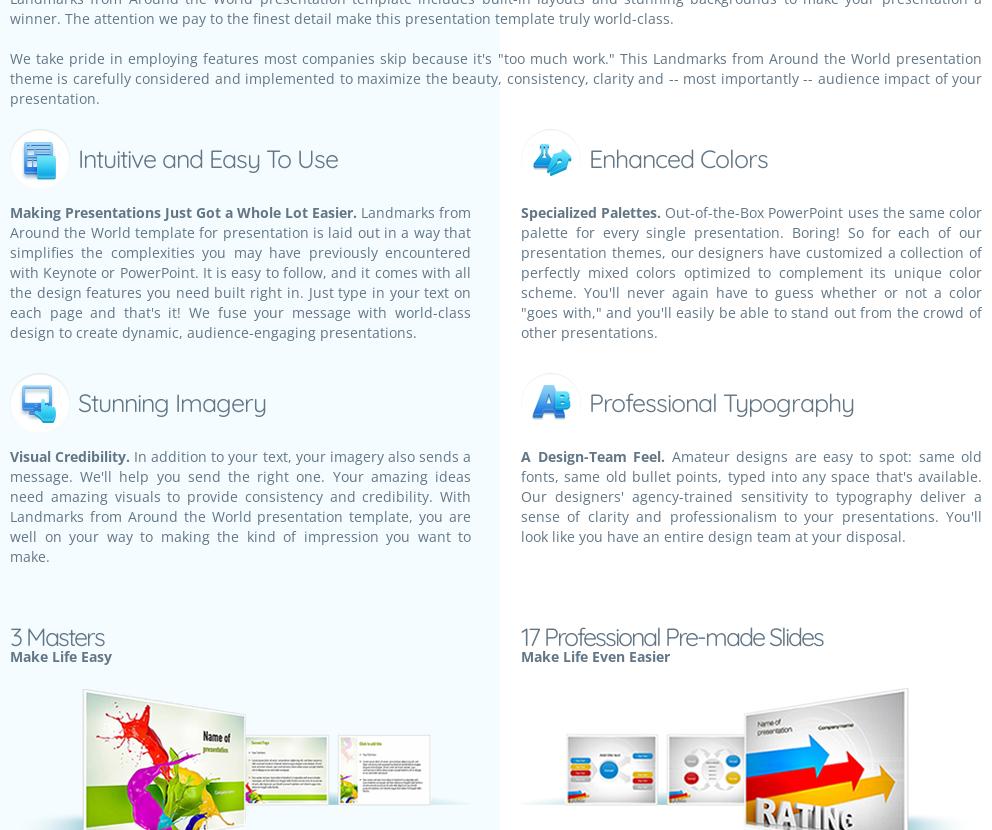 The width and height of the screenshot is (992, 830). What do you see at coordinates (590, 211) in the screenshot?
I see `'Specialized Palettes.'` at bounding box center [590, 211].